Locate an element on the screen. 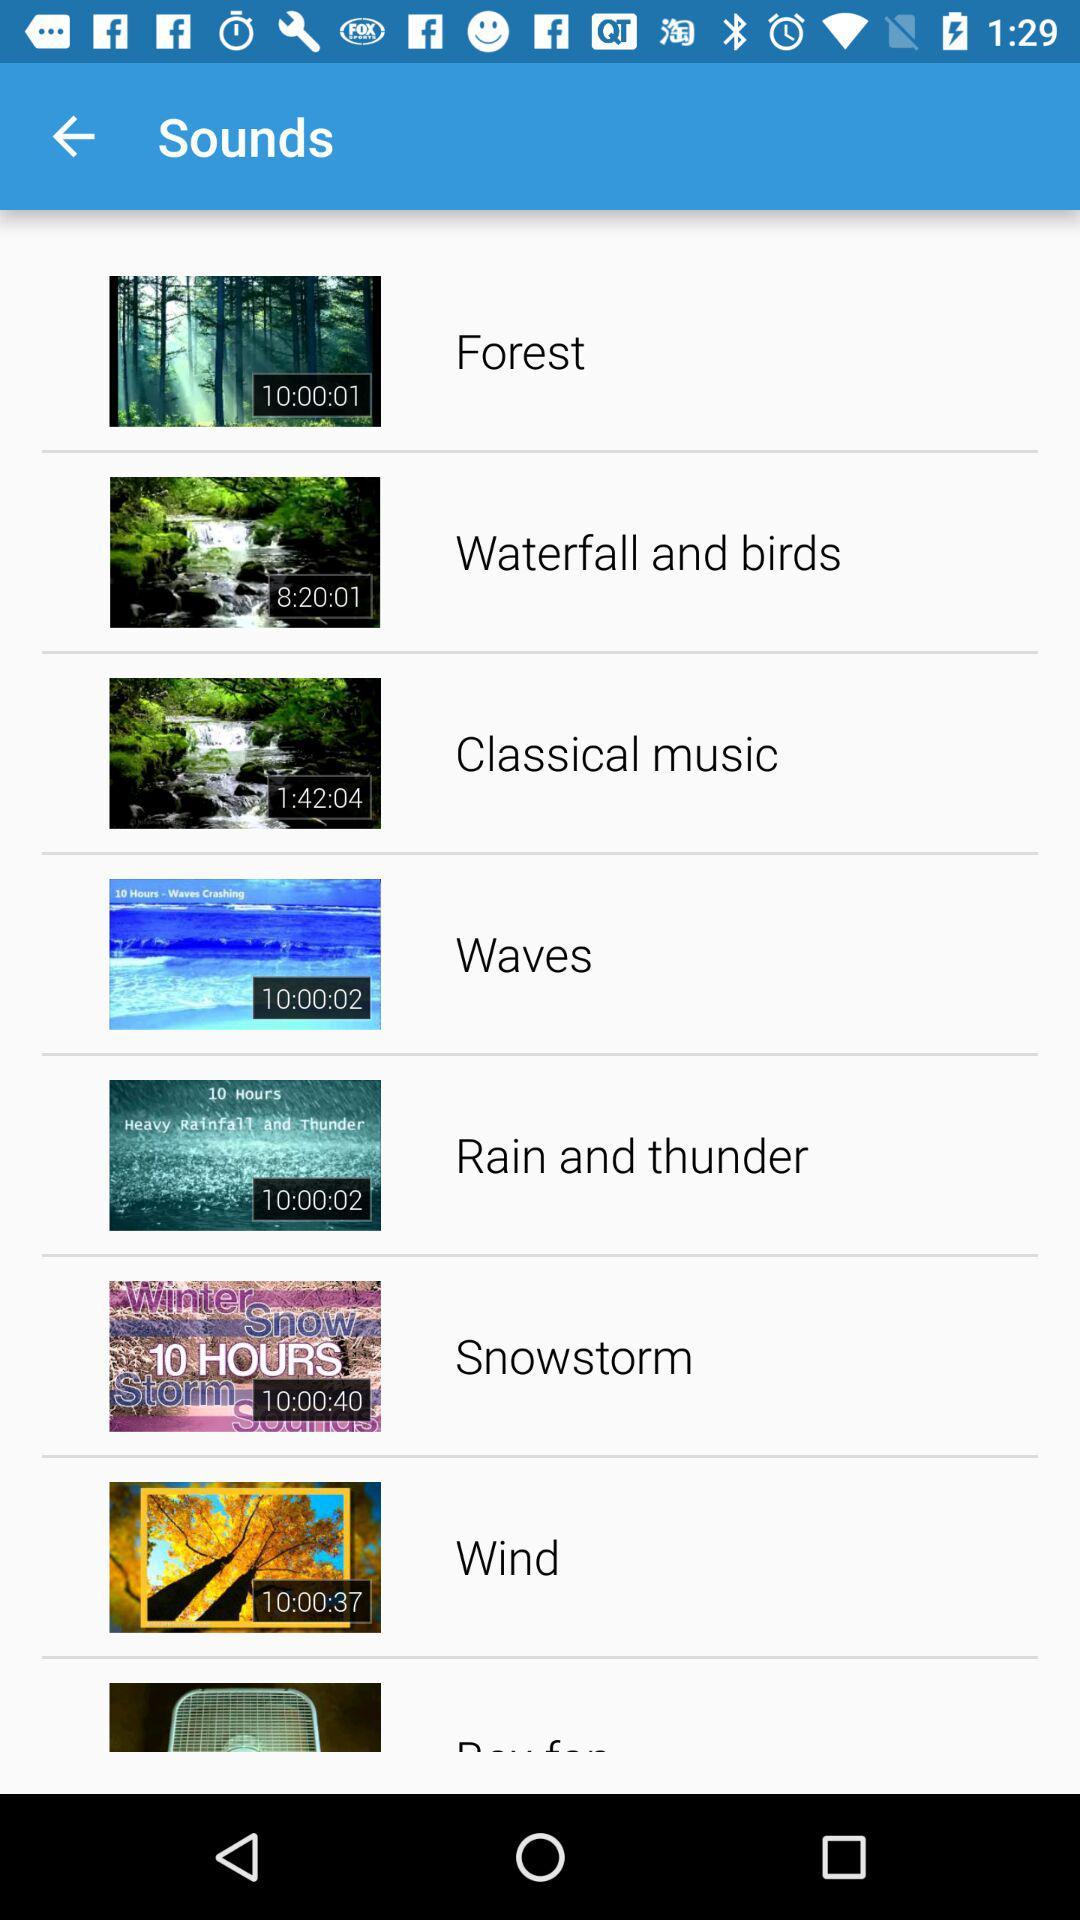  the item above classical music is located at coordinates (739, 552).